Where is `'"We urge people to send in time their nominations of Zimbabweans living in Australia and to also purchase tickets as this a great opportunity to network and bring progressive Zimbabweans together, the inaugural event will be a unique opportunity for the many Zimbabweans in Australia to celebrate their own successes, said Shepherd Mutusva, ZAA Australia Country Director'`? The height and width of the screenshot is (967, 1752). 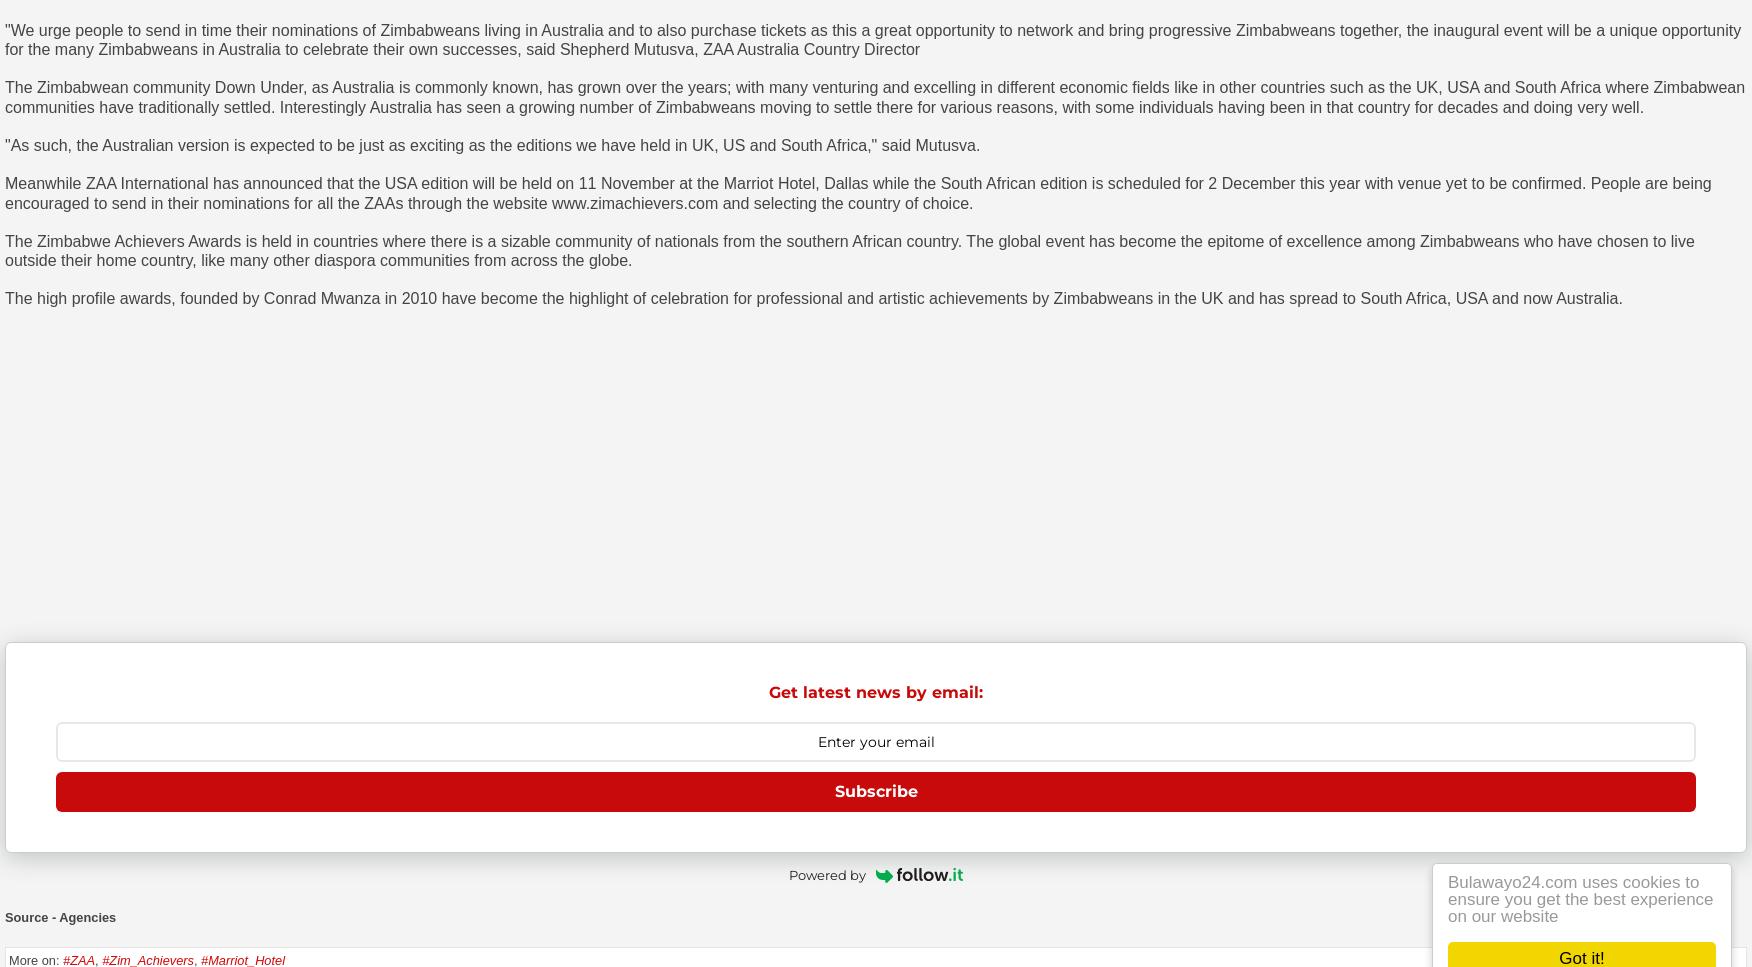
'"We urge people to send in time their nominations of Zimbabweans living in Australia and to also purchase tickets as this a great opportunity to network and bring progressive Zimbabweans together, the inaugural event will be a unique opportunity for the many Zimbabweans in Australia to celebrate their own successes, said Shepherd Mutusva, ZAA Australia Country Director' is located at coordinates (872, 38).